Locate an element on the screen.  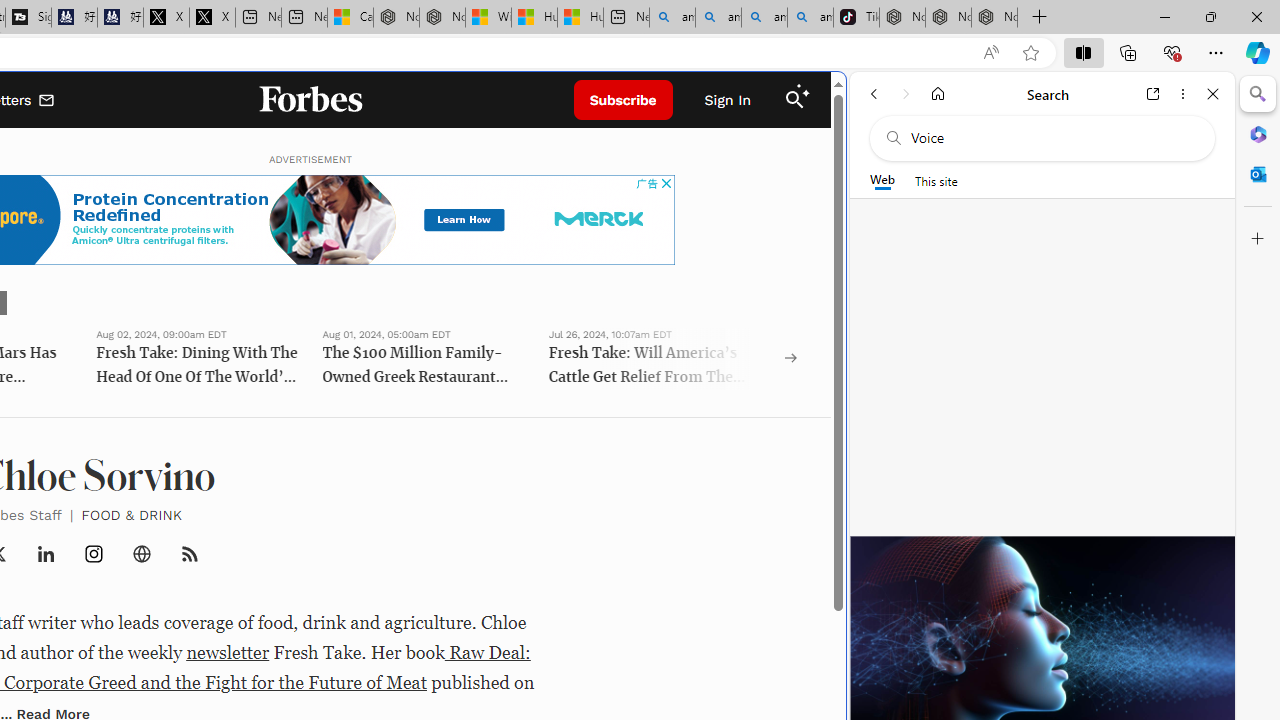
'Forward' is located at coordinates (905, 93).